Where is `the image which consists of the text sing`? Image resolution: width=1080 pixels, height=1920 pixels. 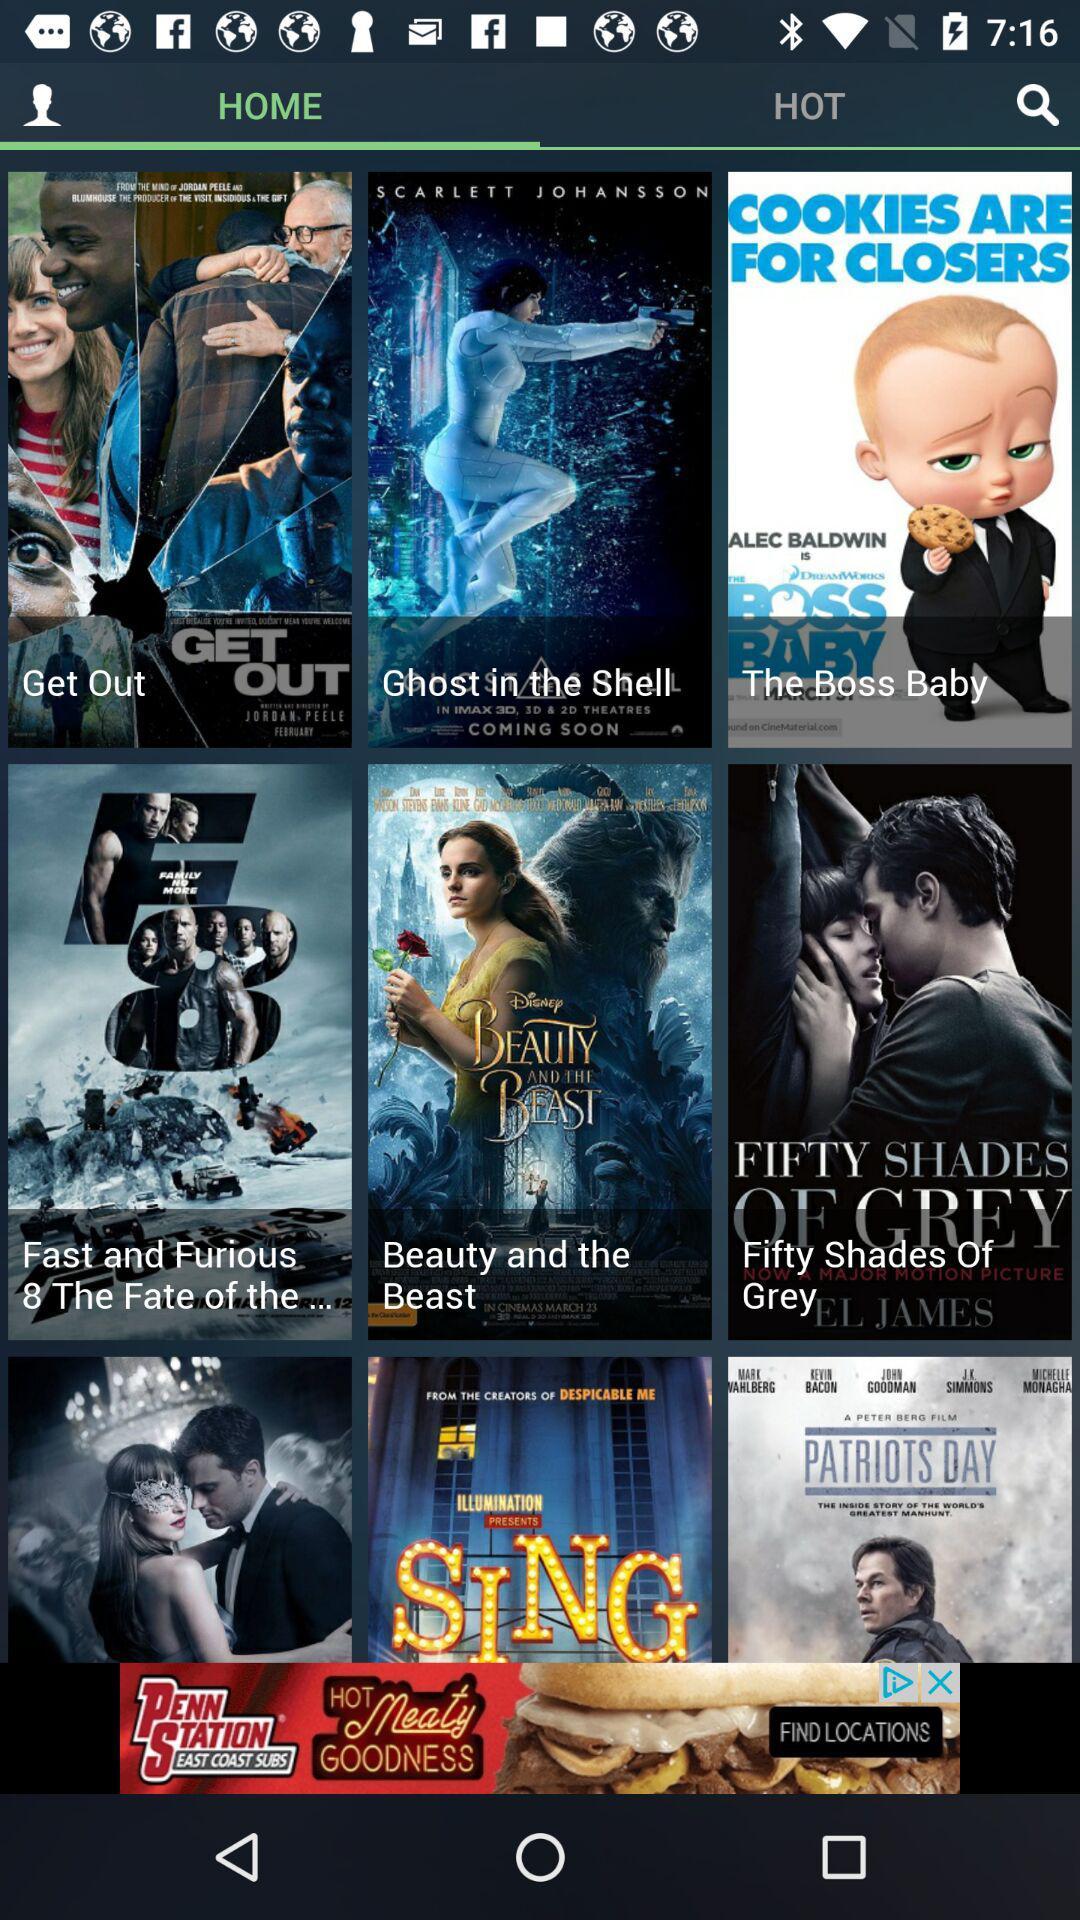 the image which consists of the text sing is located at coordinates (540, 1510).